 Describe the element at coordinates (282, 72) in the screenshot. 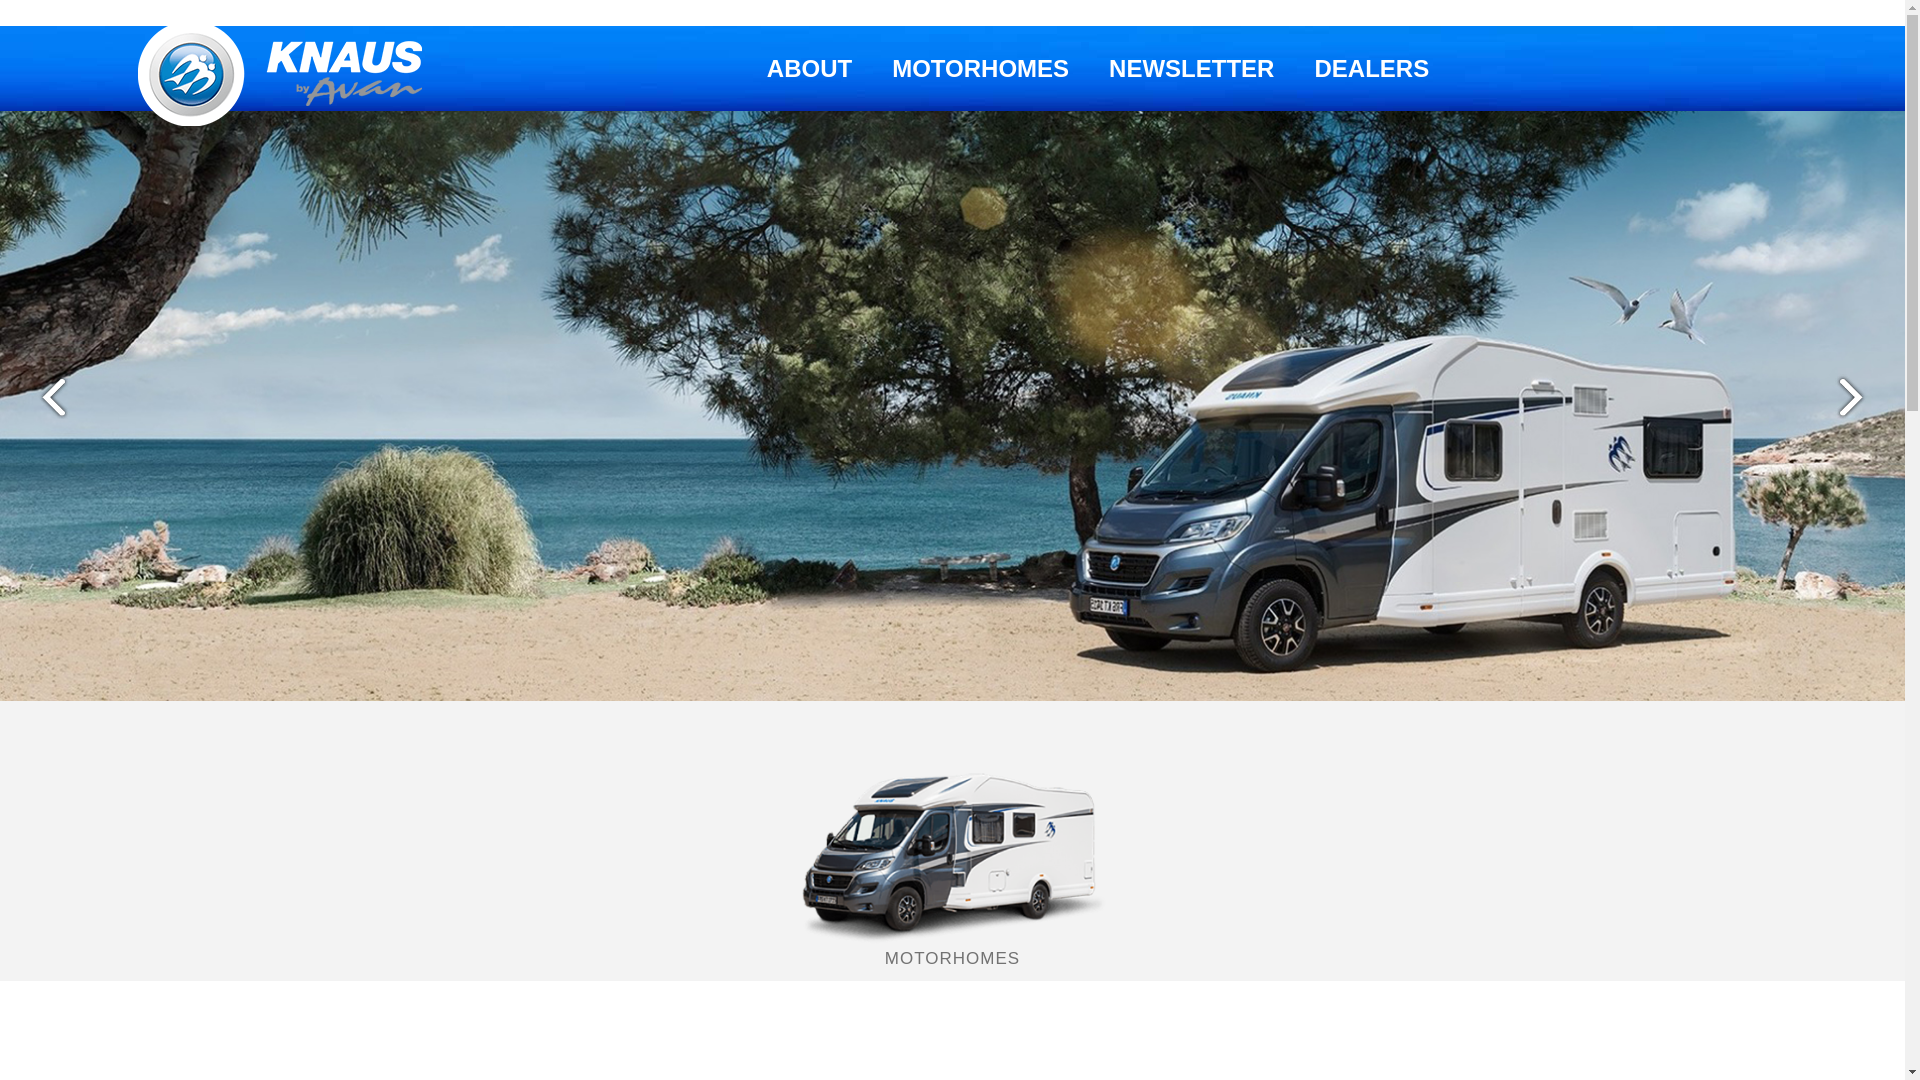

I see `'Knaus Australia'` at that location.